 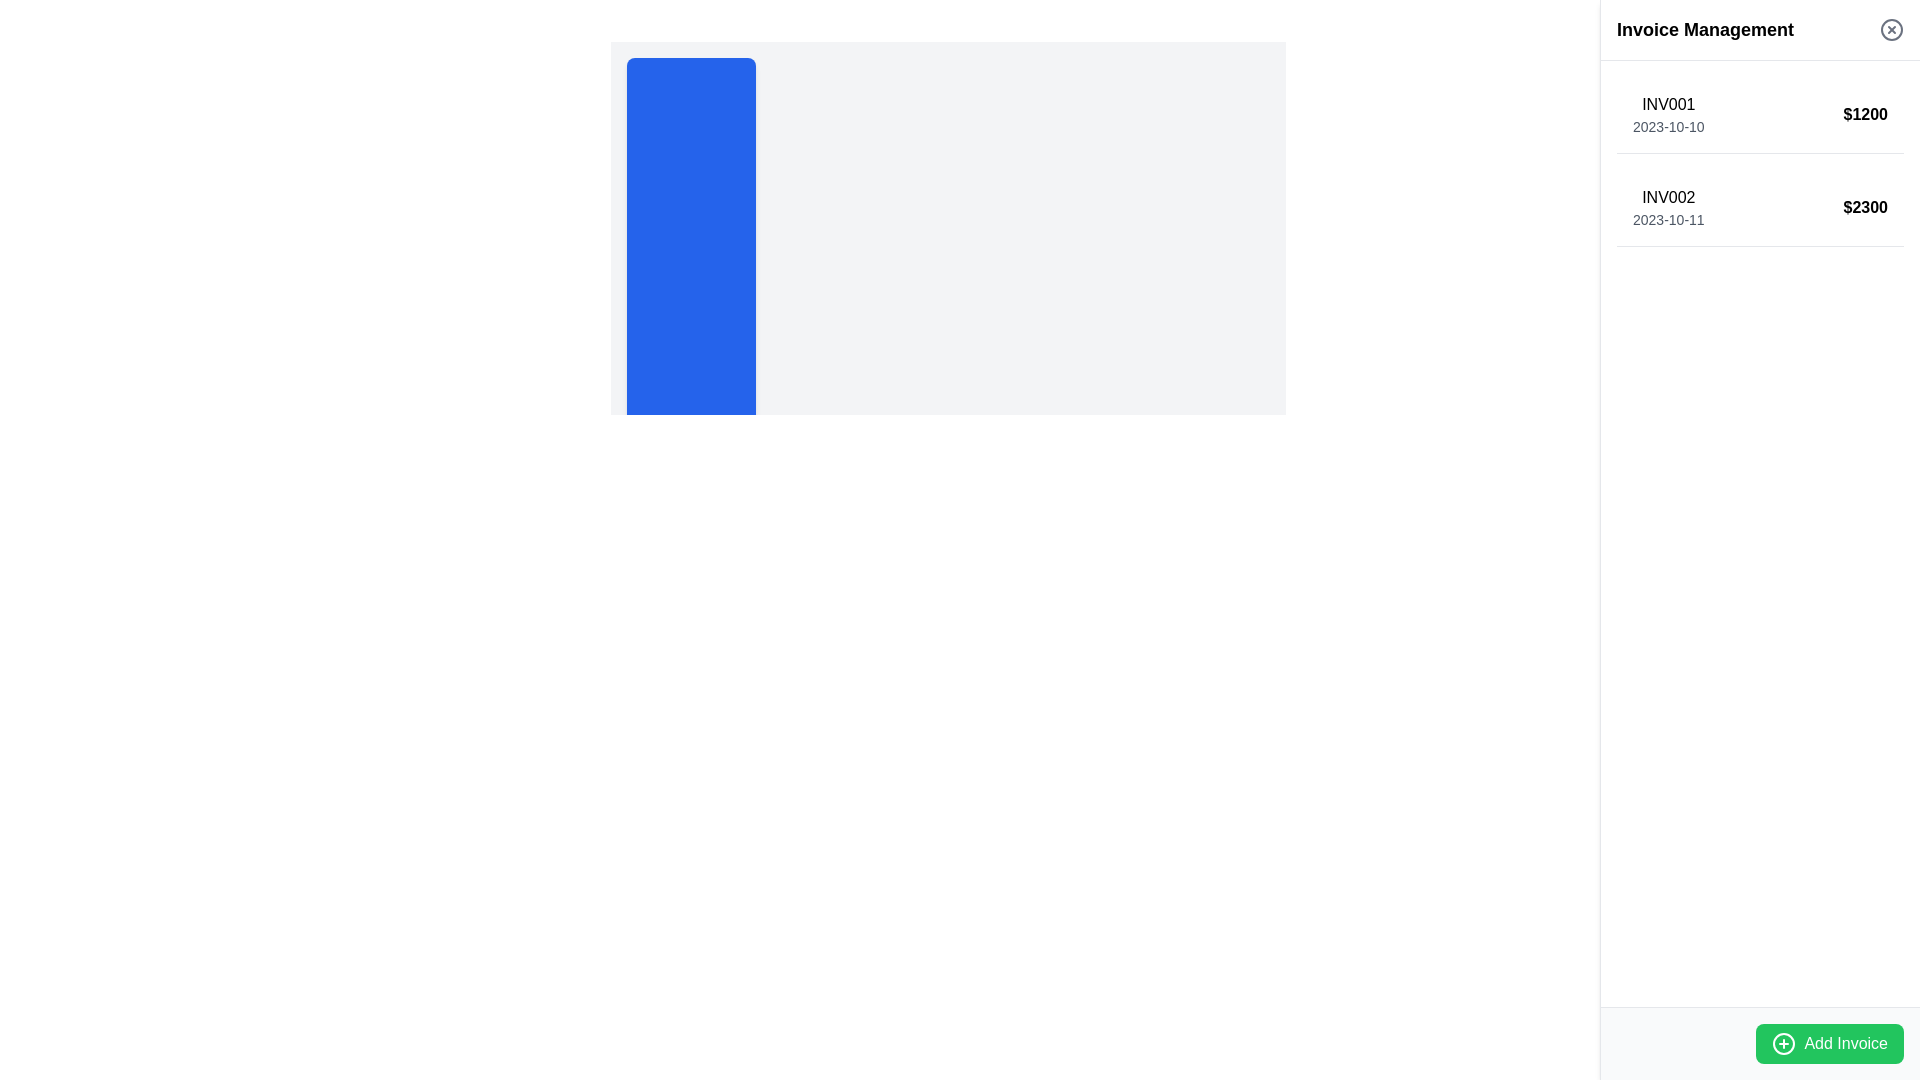 I want to click on the text label displaying the total amount for invoice 'INV001', located in the right panel, adjacent to the invoice number and date, so click(x=1864, y=115).